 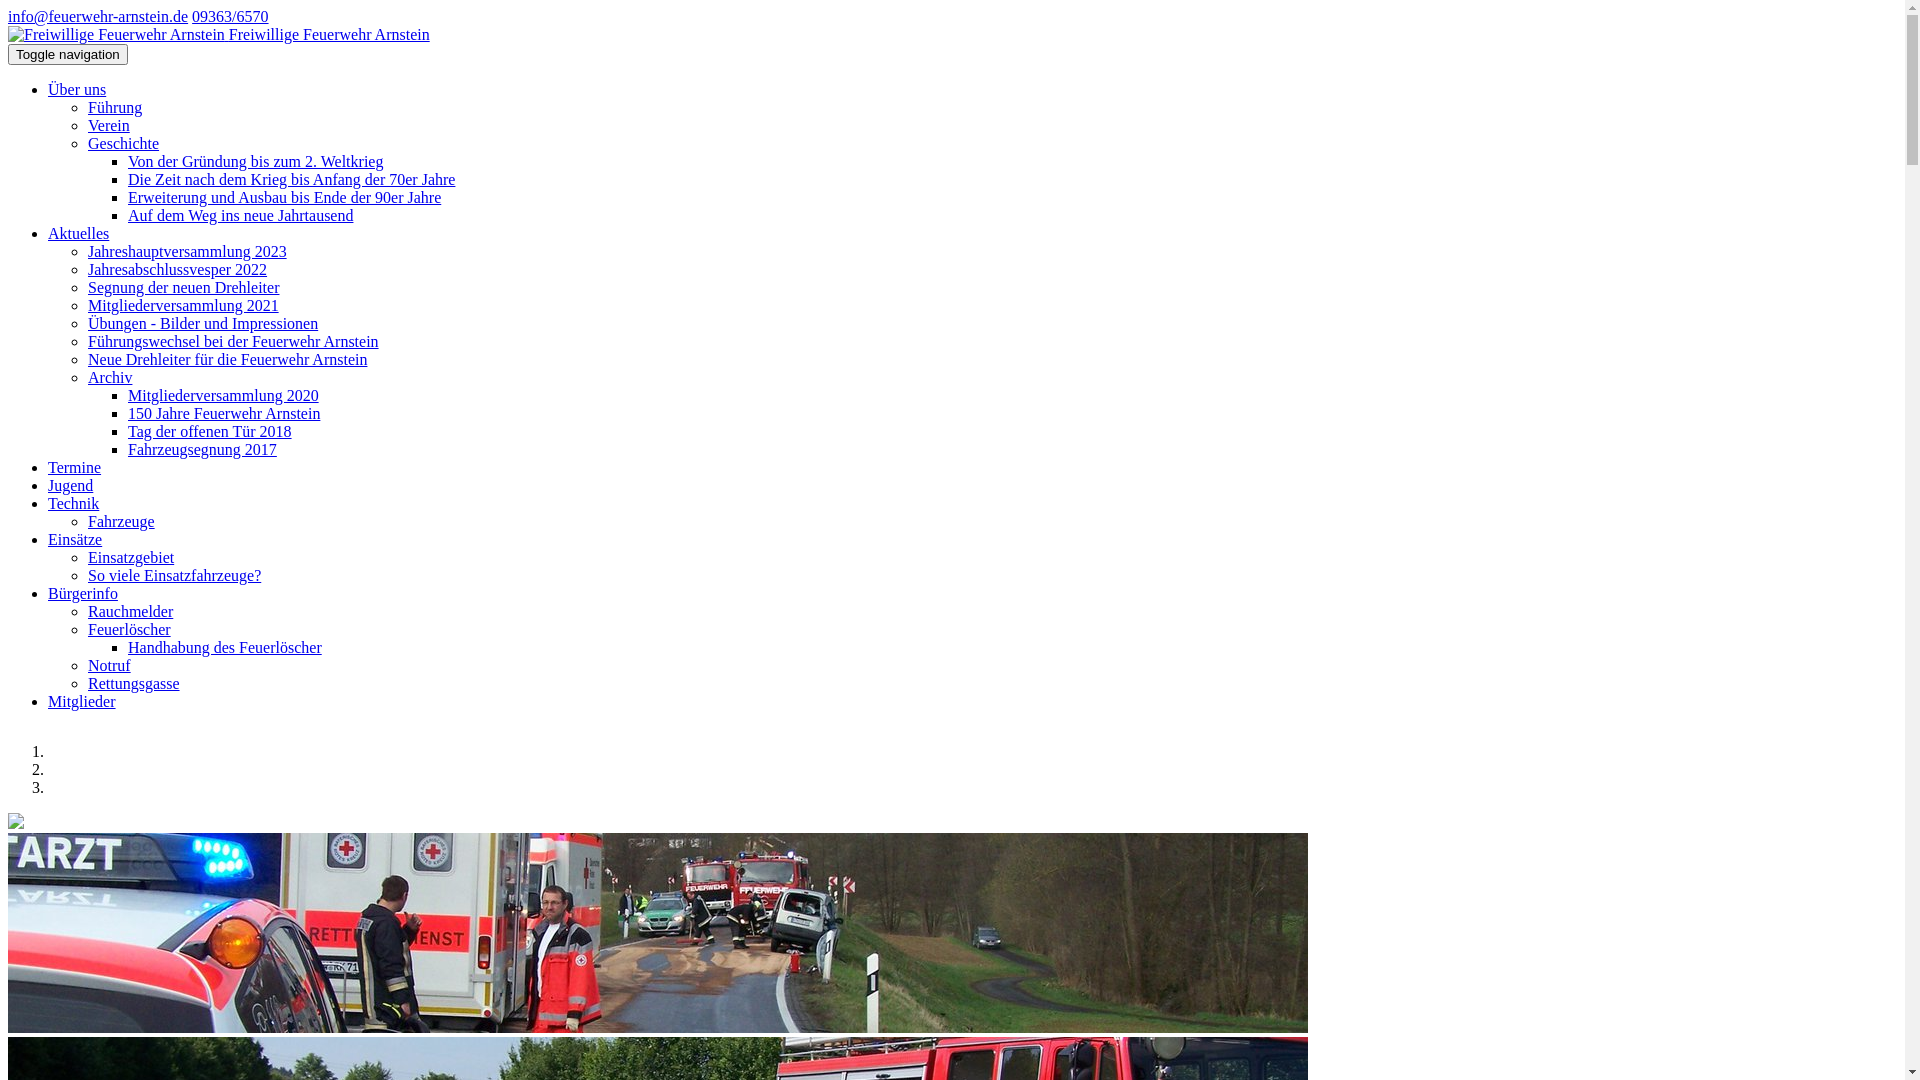 What do you see at coordinates (183, 287) in the screenshot?
I see `'Segnung der neuen Drehleiter'` at bounding box center [183, 287].